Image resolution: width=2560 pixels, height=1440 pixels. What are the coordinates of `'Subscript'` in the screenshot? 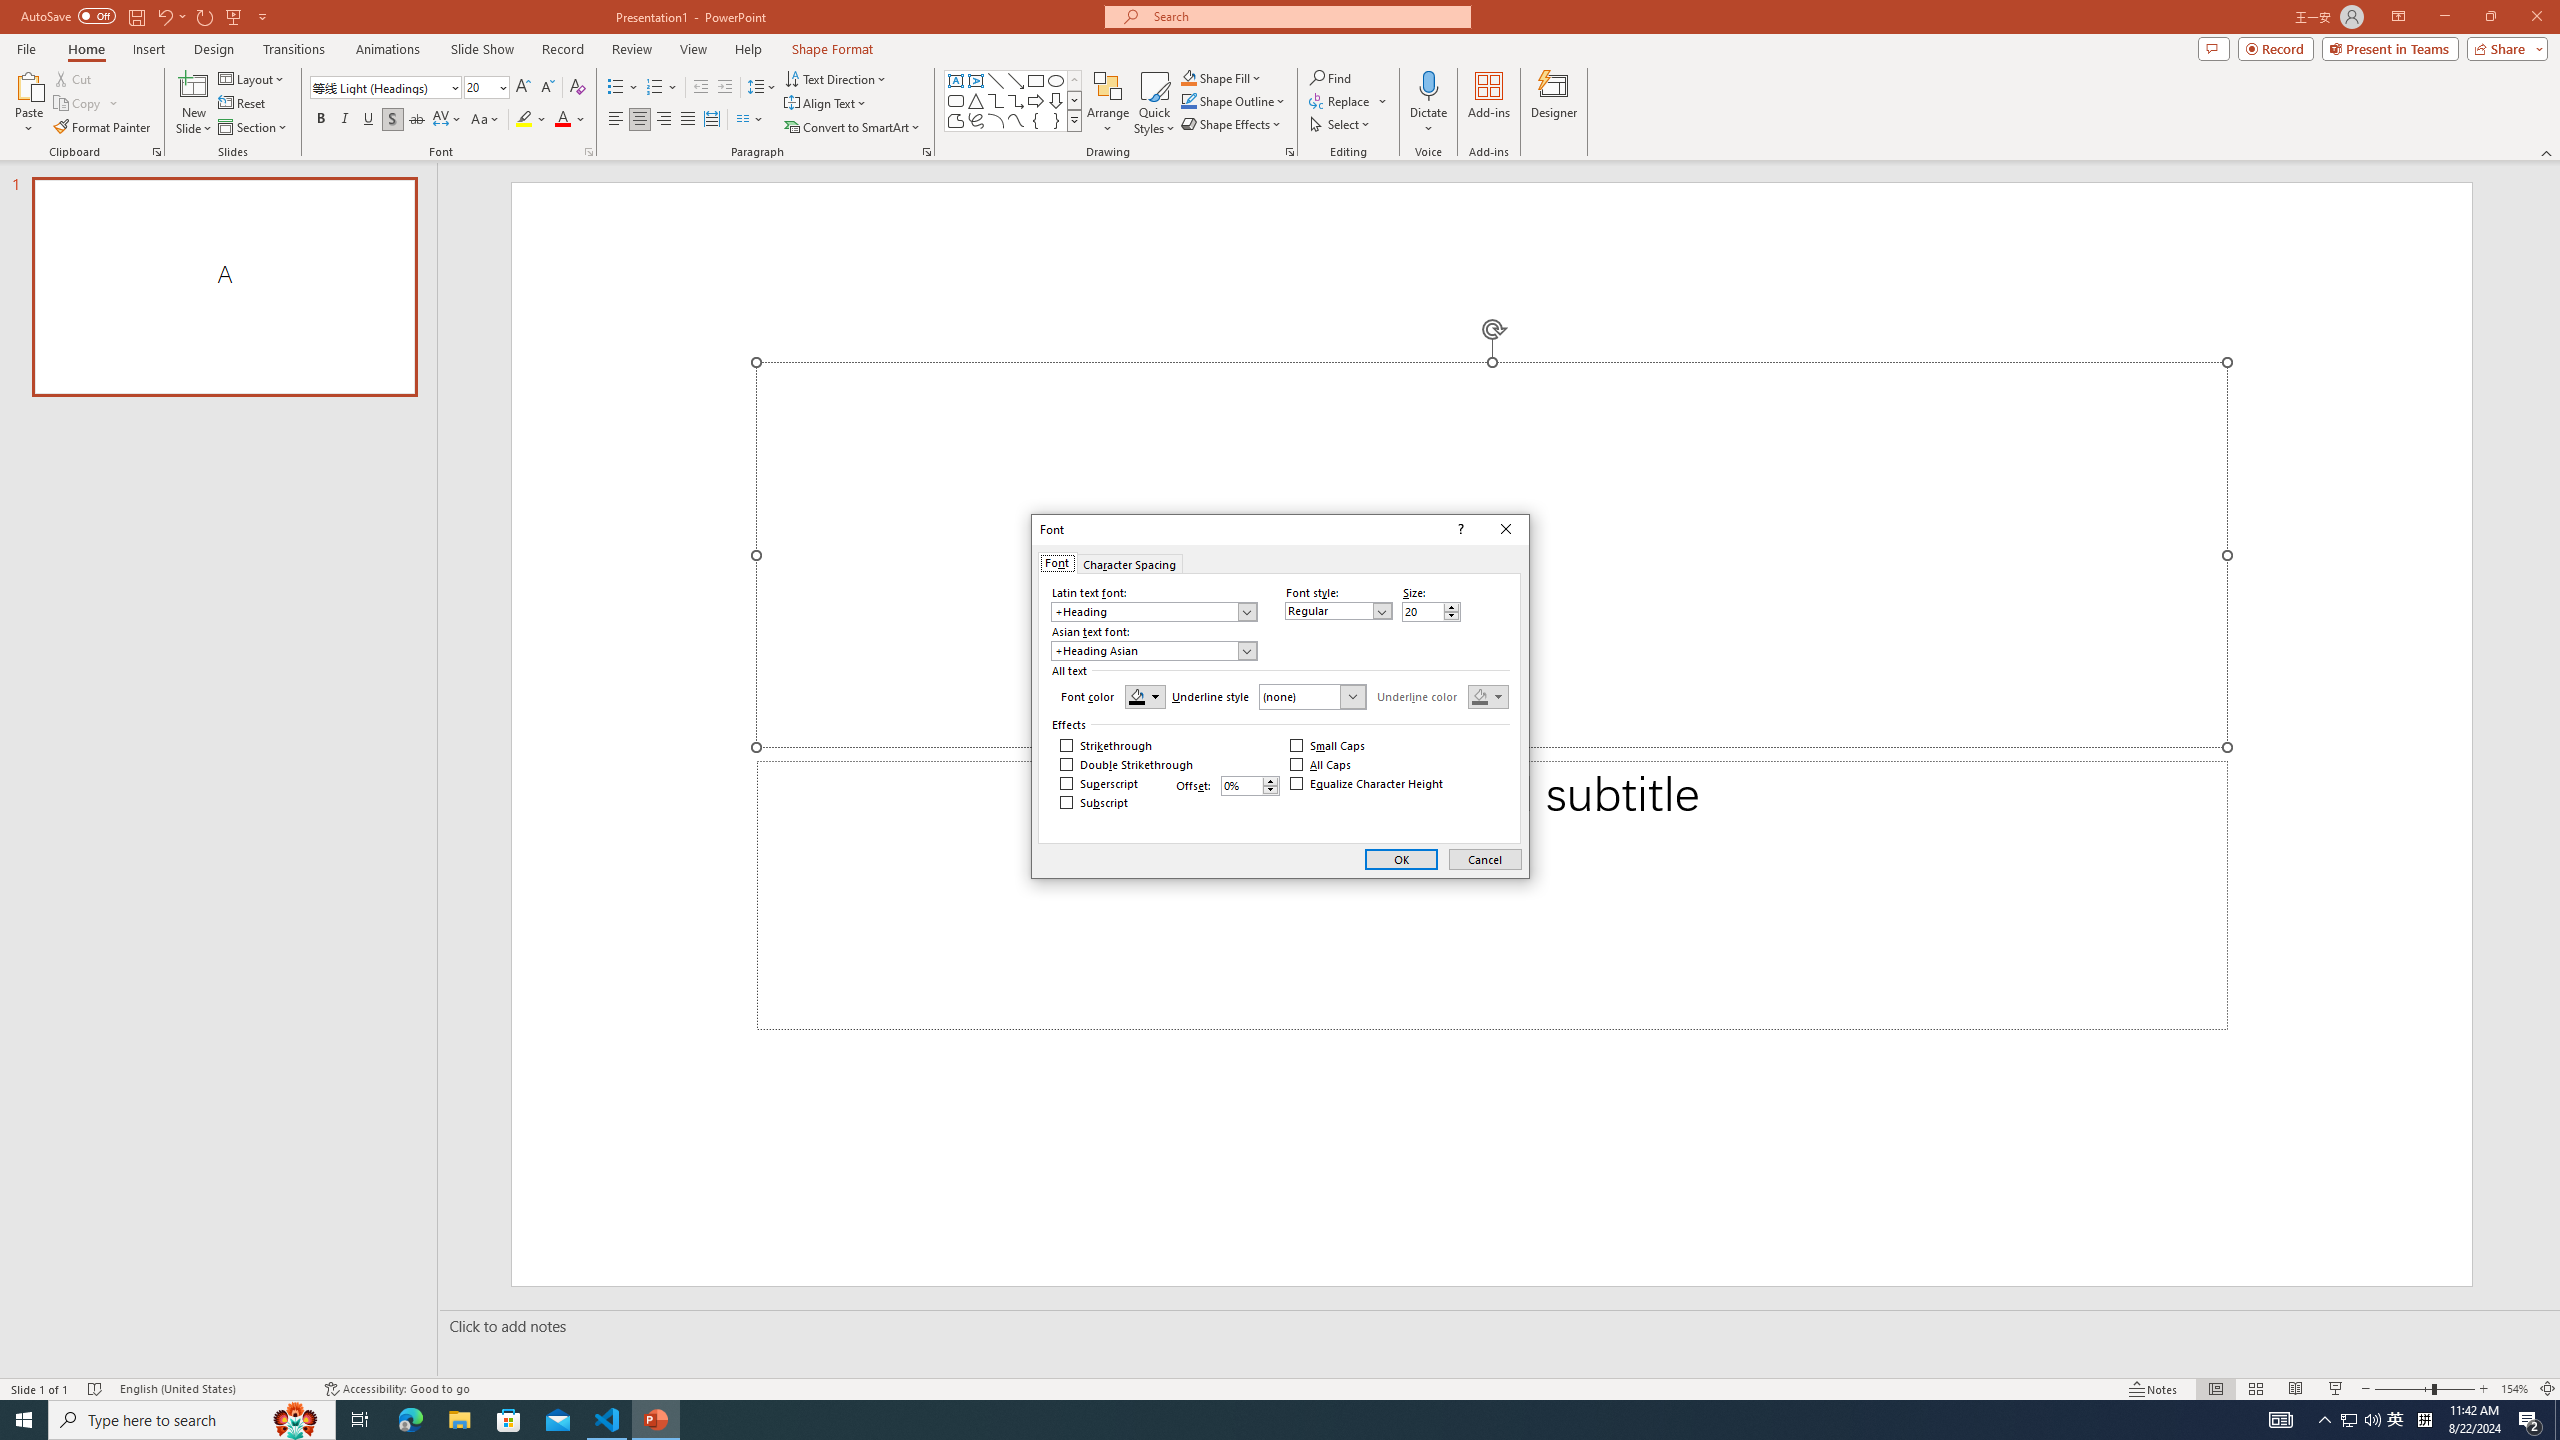 It's located at (1093, 801).